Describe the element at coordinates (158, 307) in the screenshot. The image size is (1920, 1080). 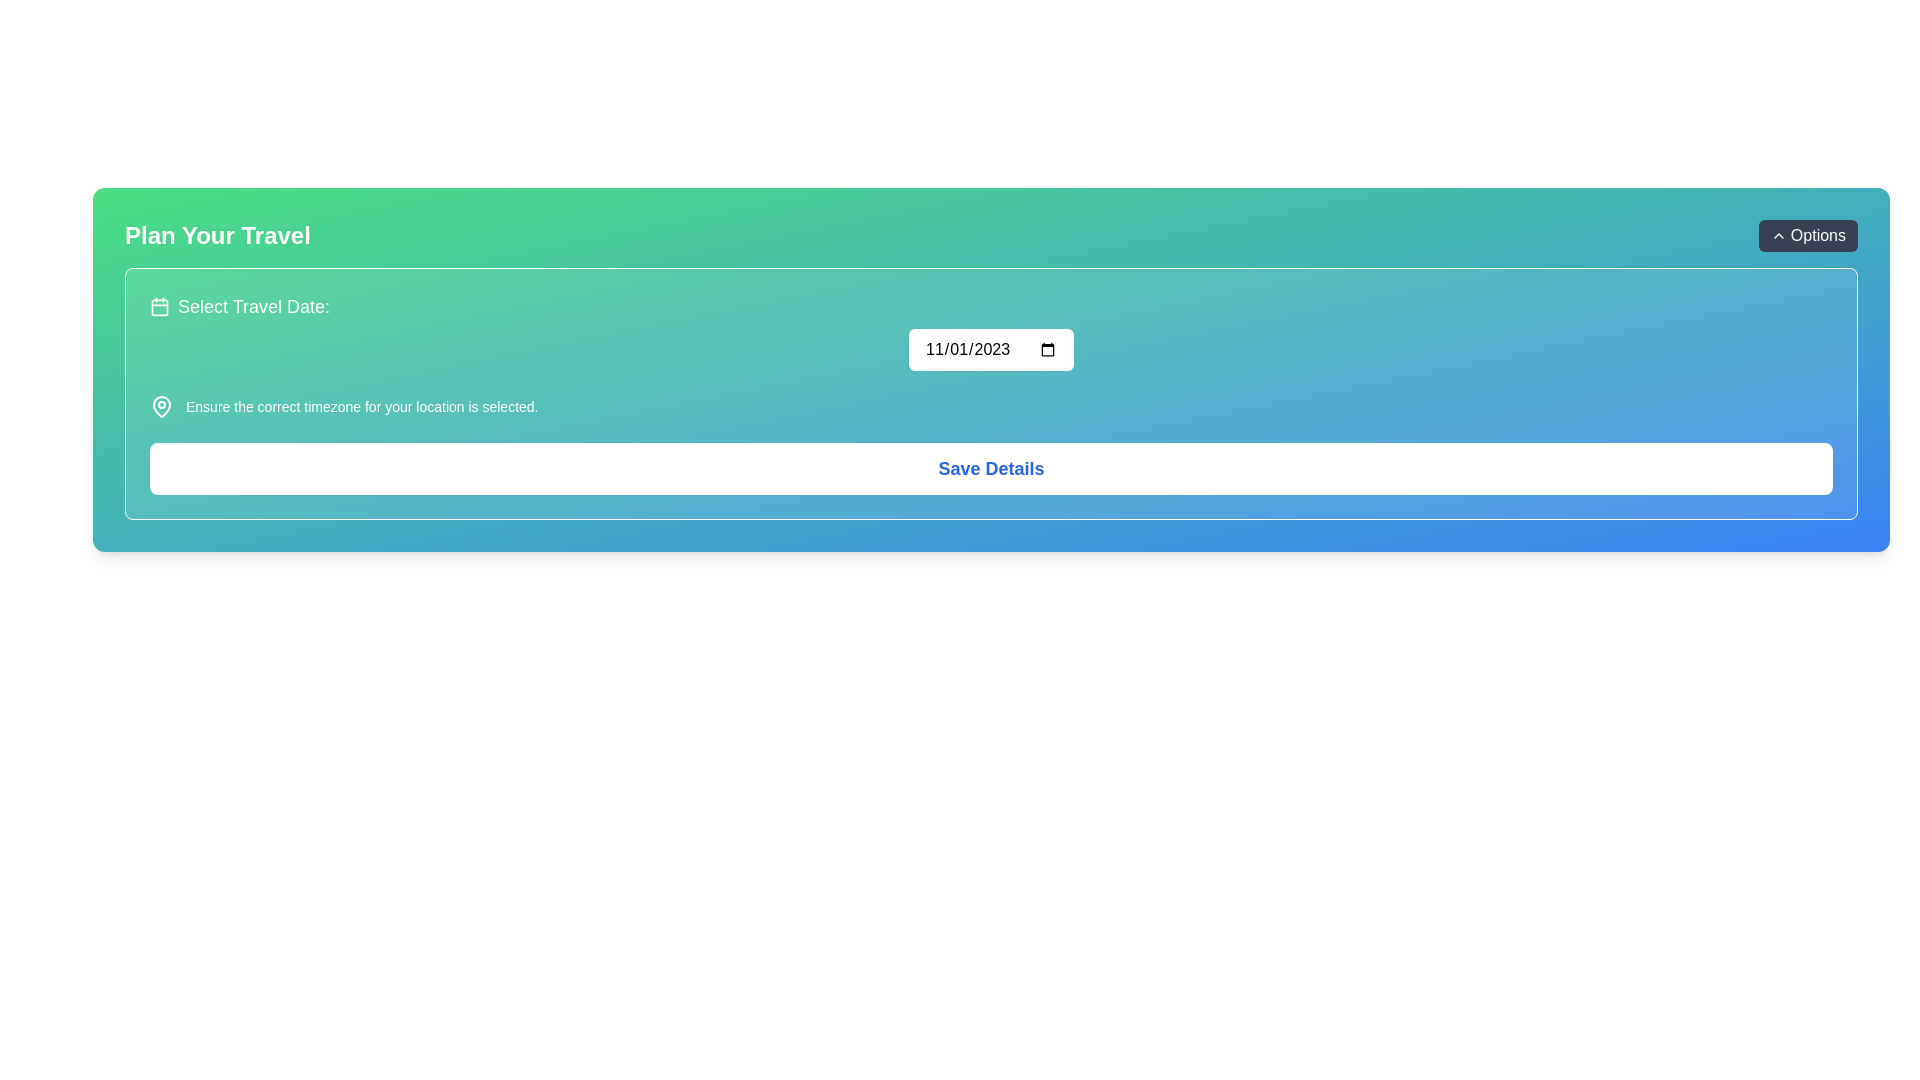
I see `the SVG rectangle element that serves as part of the calendar icon, which is styled in green and located next to the label 'Select Travel Date'` at that location.